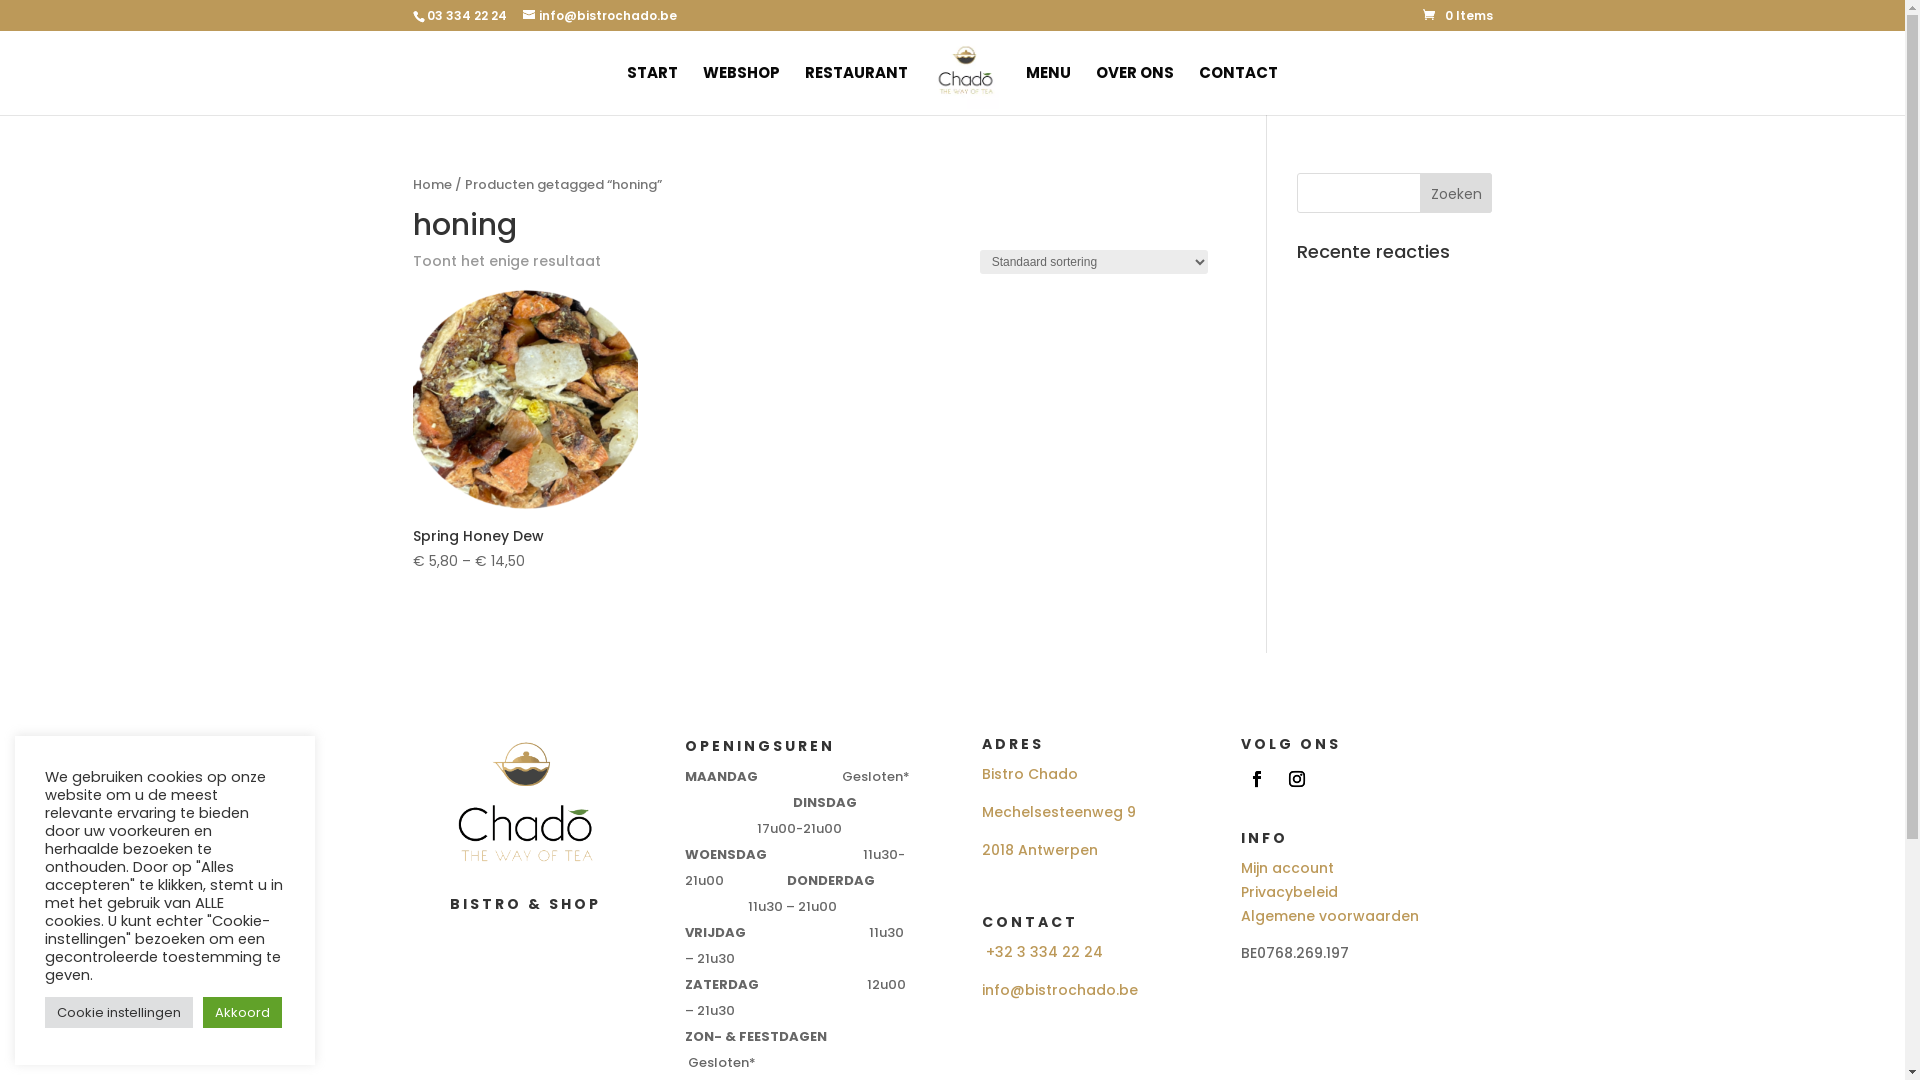 Image resolution: width=1920 pixels, height=1080 pixels. Describe the element at coordinates (805, 90) in the screenshot. I see `'RESTAURANT'` at that location.